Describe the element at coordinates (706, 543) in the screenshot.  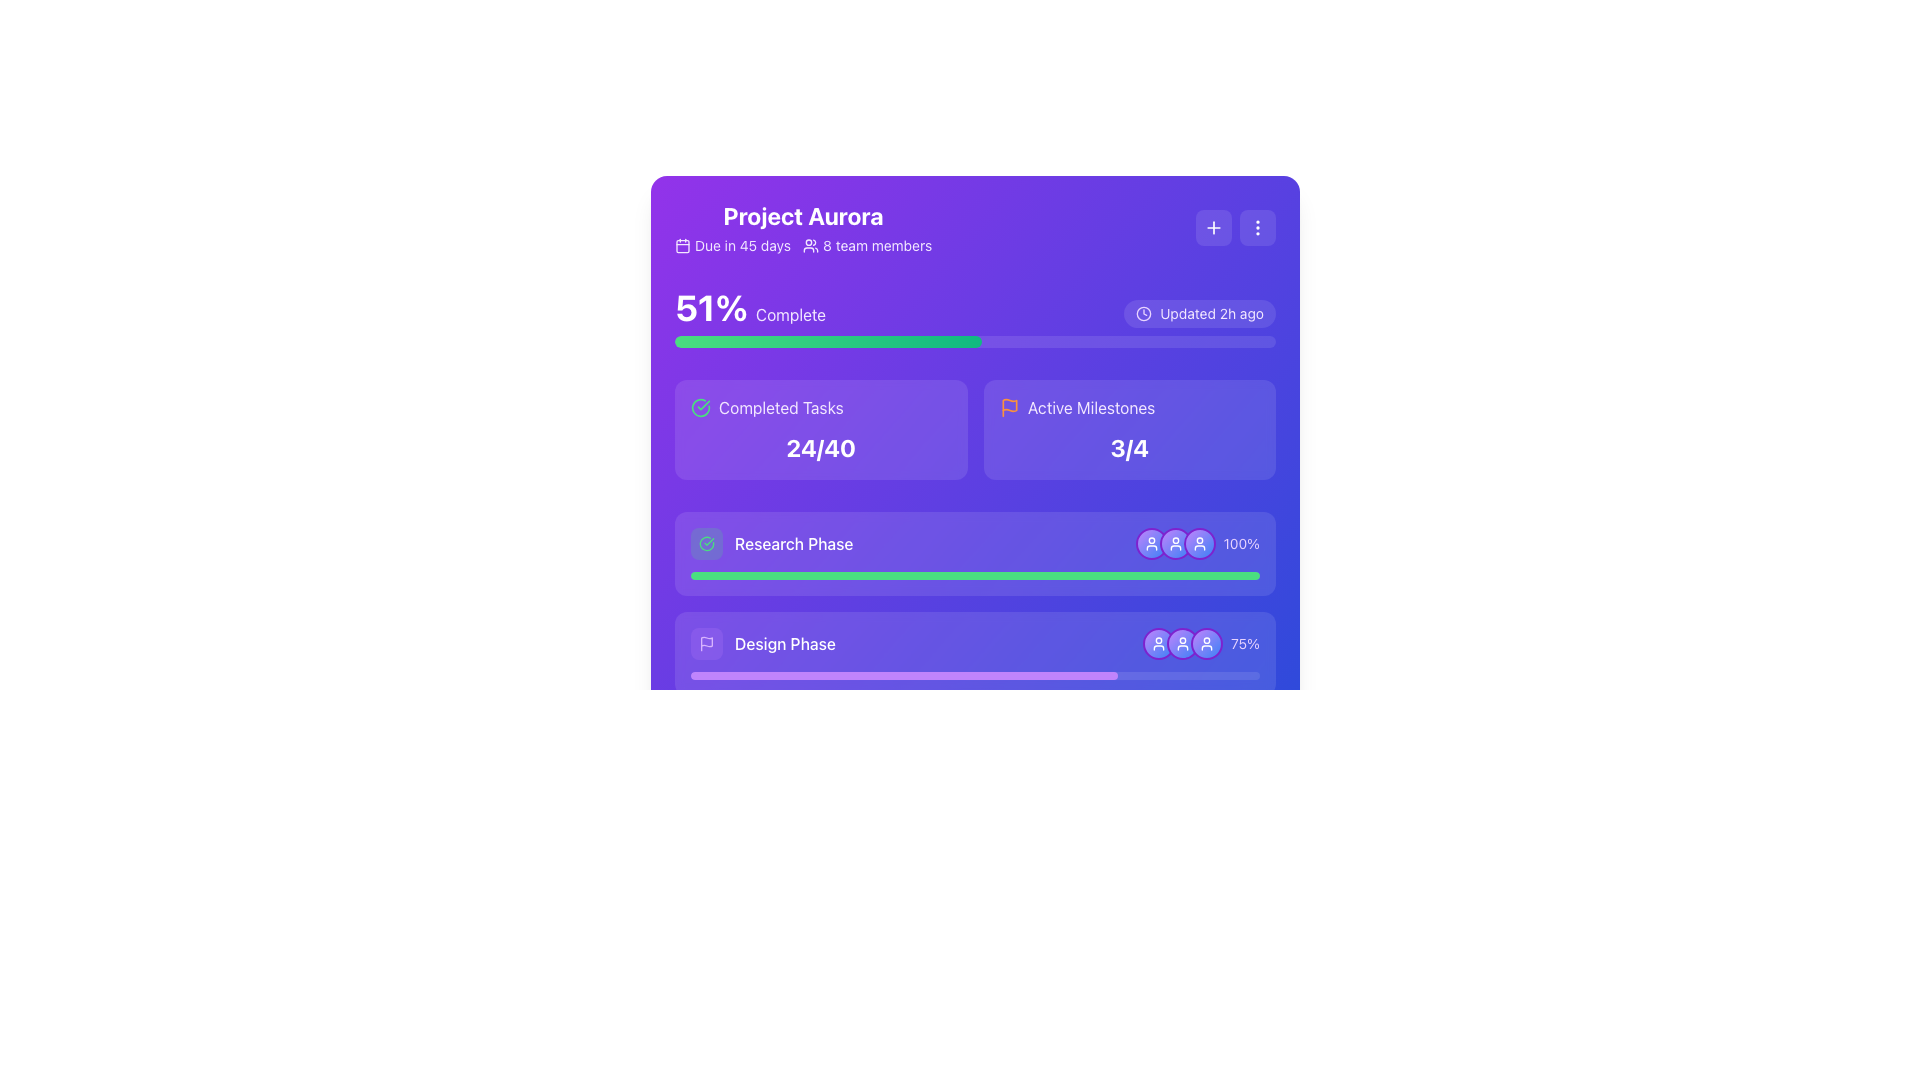
I see `the progress indicator icon for the 'Research Phase', located centrally within its square to indicate its completion status` at that location.